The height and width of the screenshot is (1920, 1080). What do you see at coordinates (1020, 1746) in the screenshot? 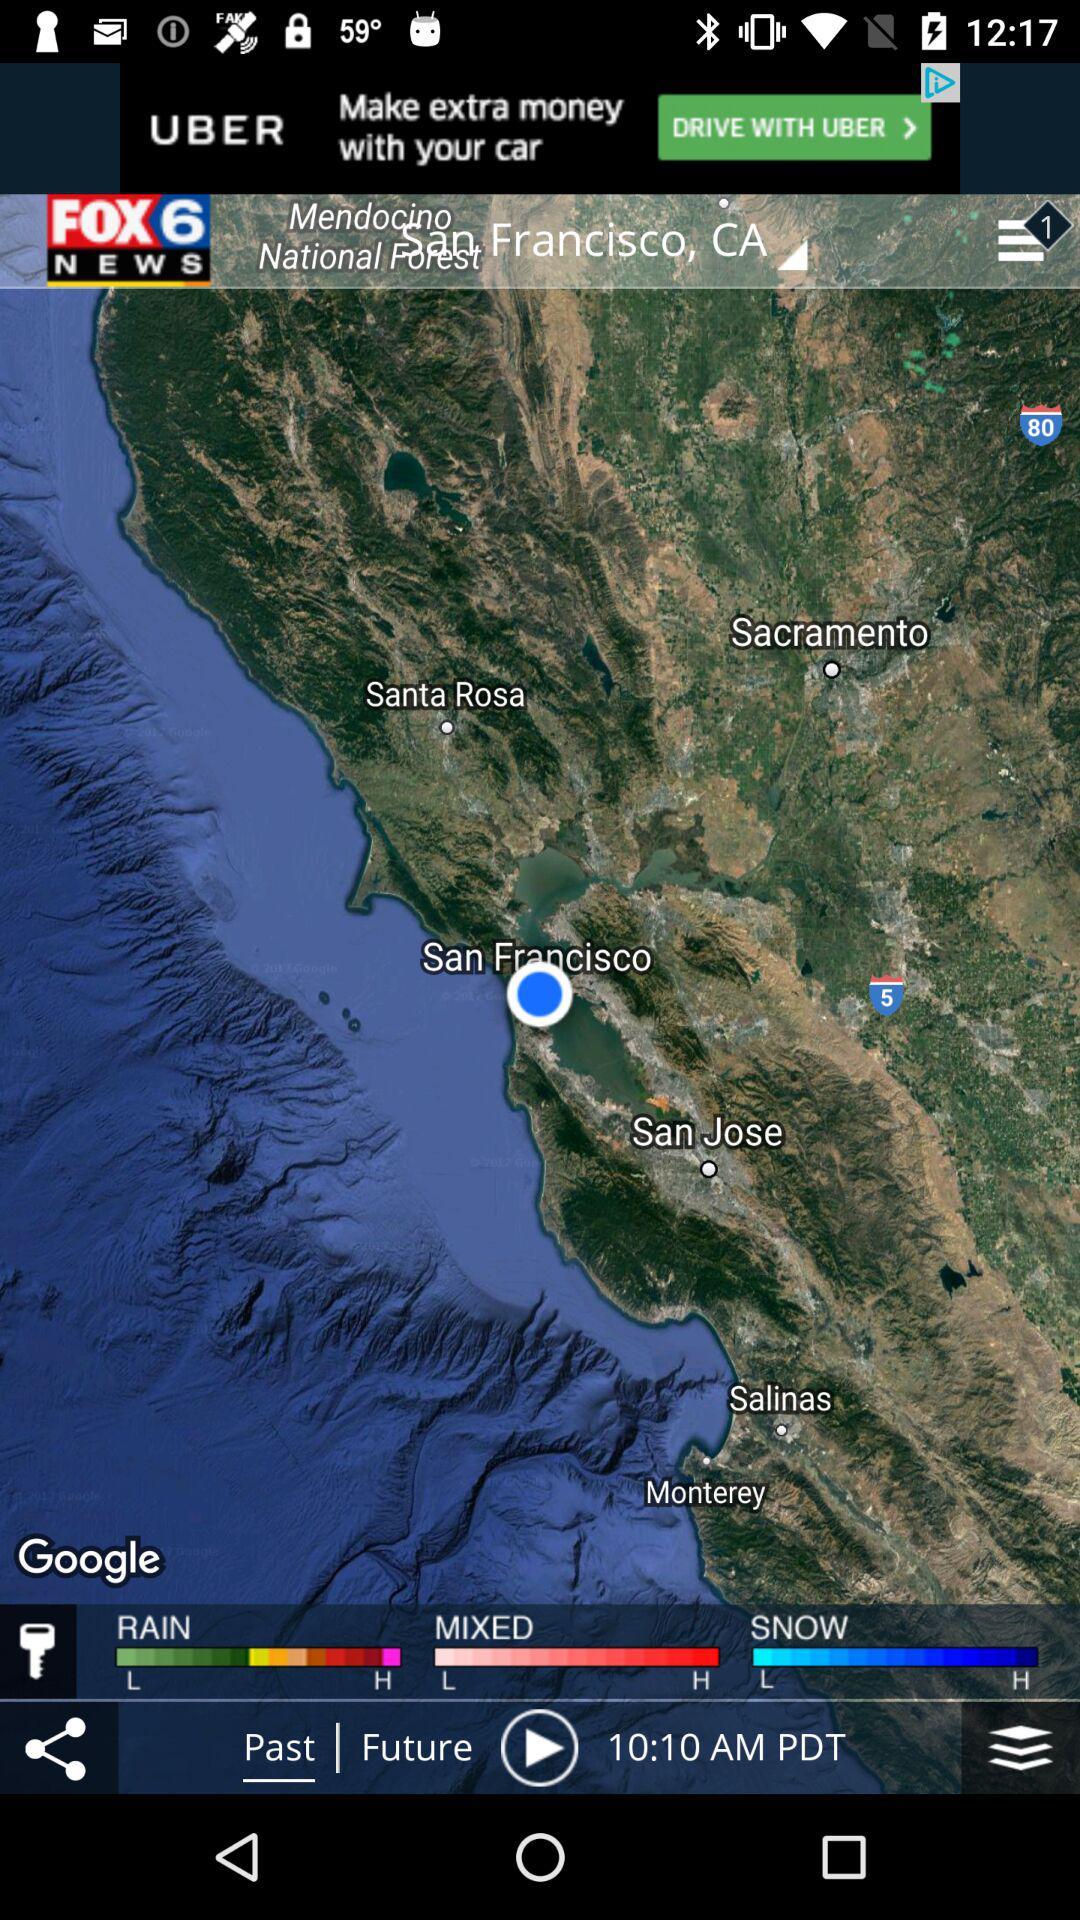
I see `the item next to 10 10 am item` at bounding box center [1020, 1746].